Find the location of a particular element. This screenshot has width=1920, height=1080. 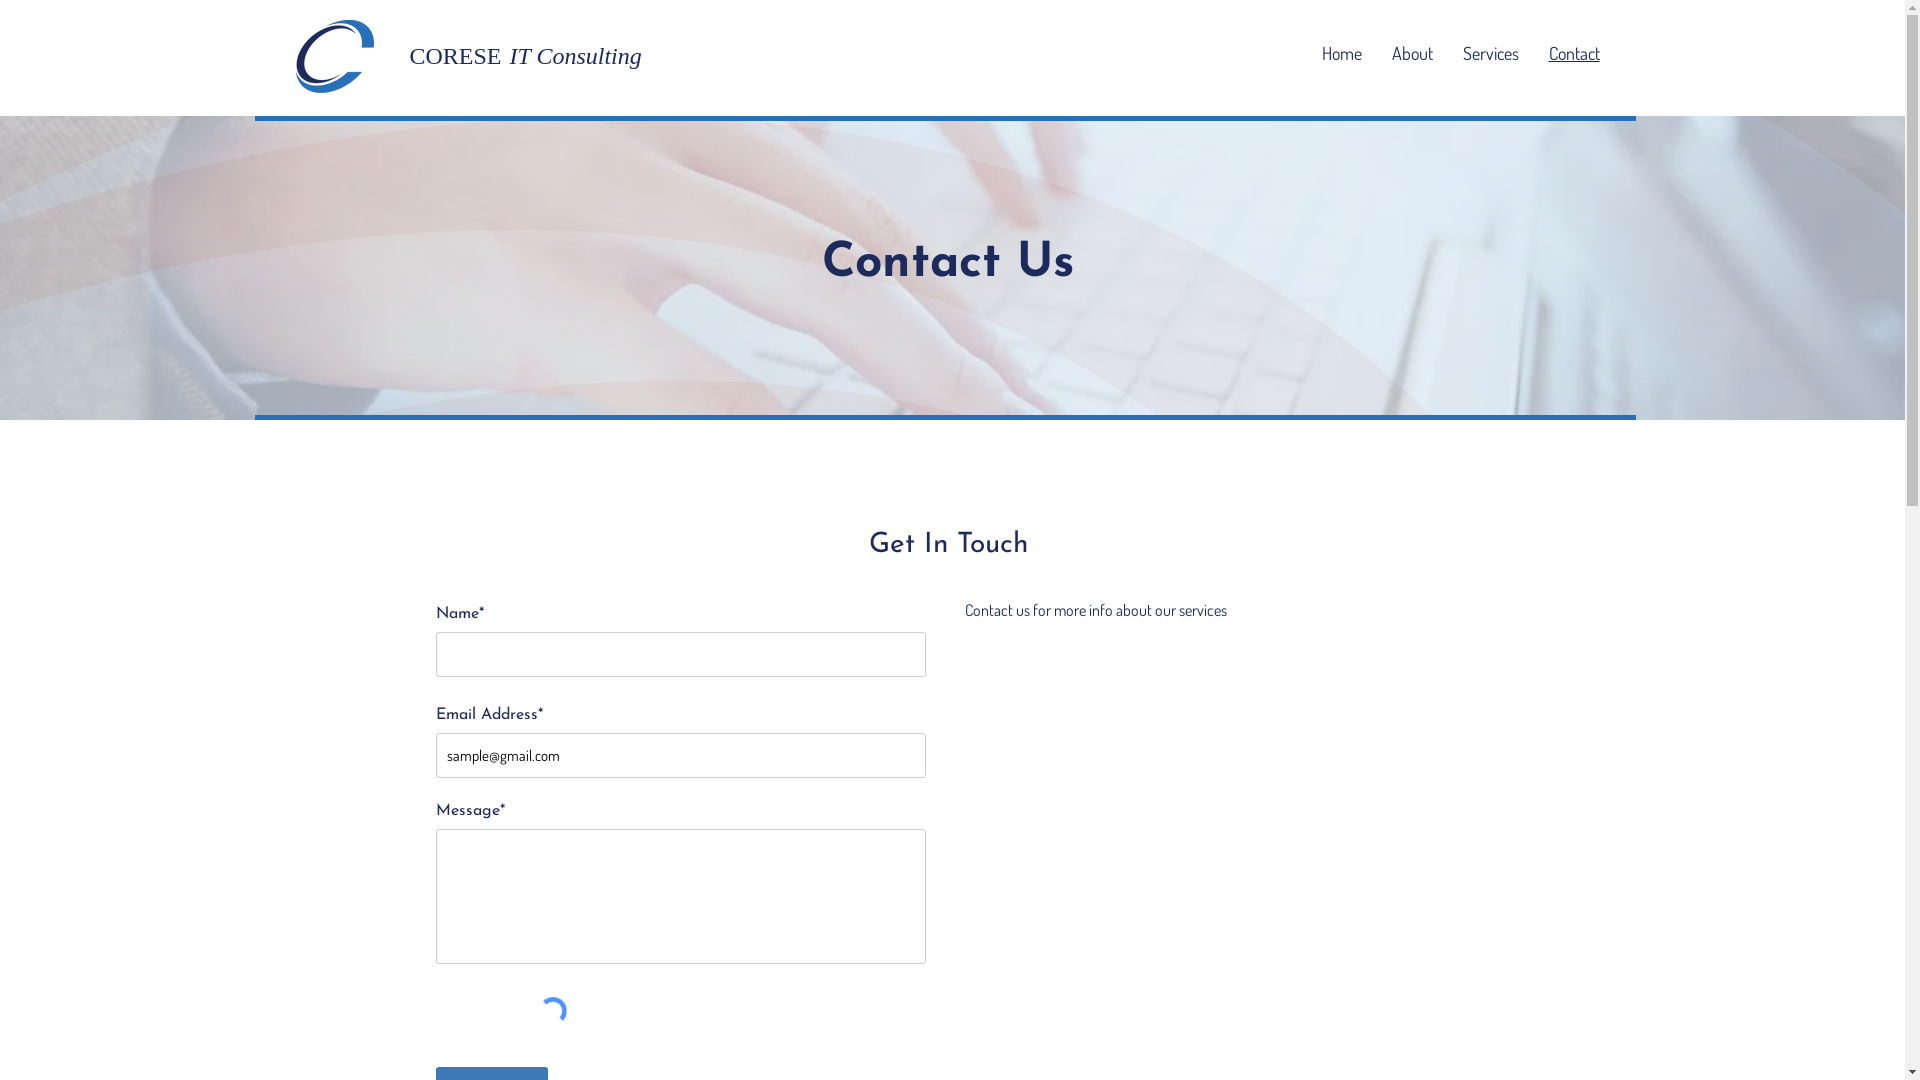

'Home' is located at coordinates (1340, 52).